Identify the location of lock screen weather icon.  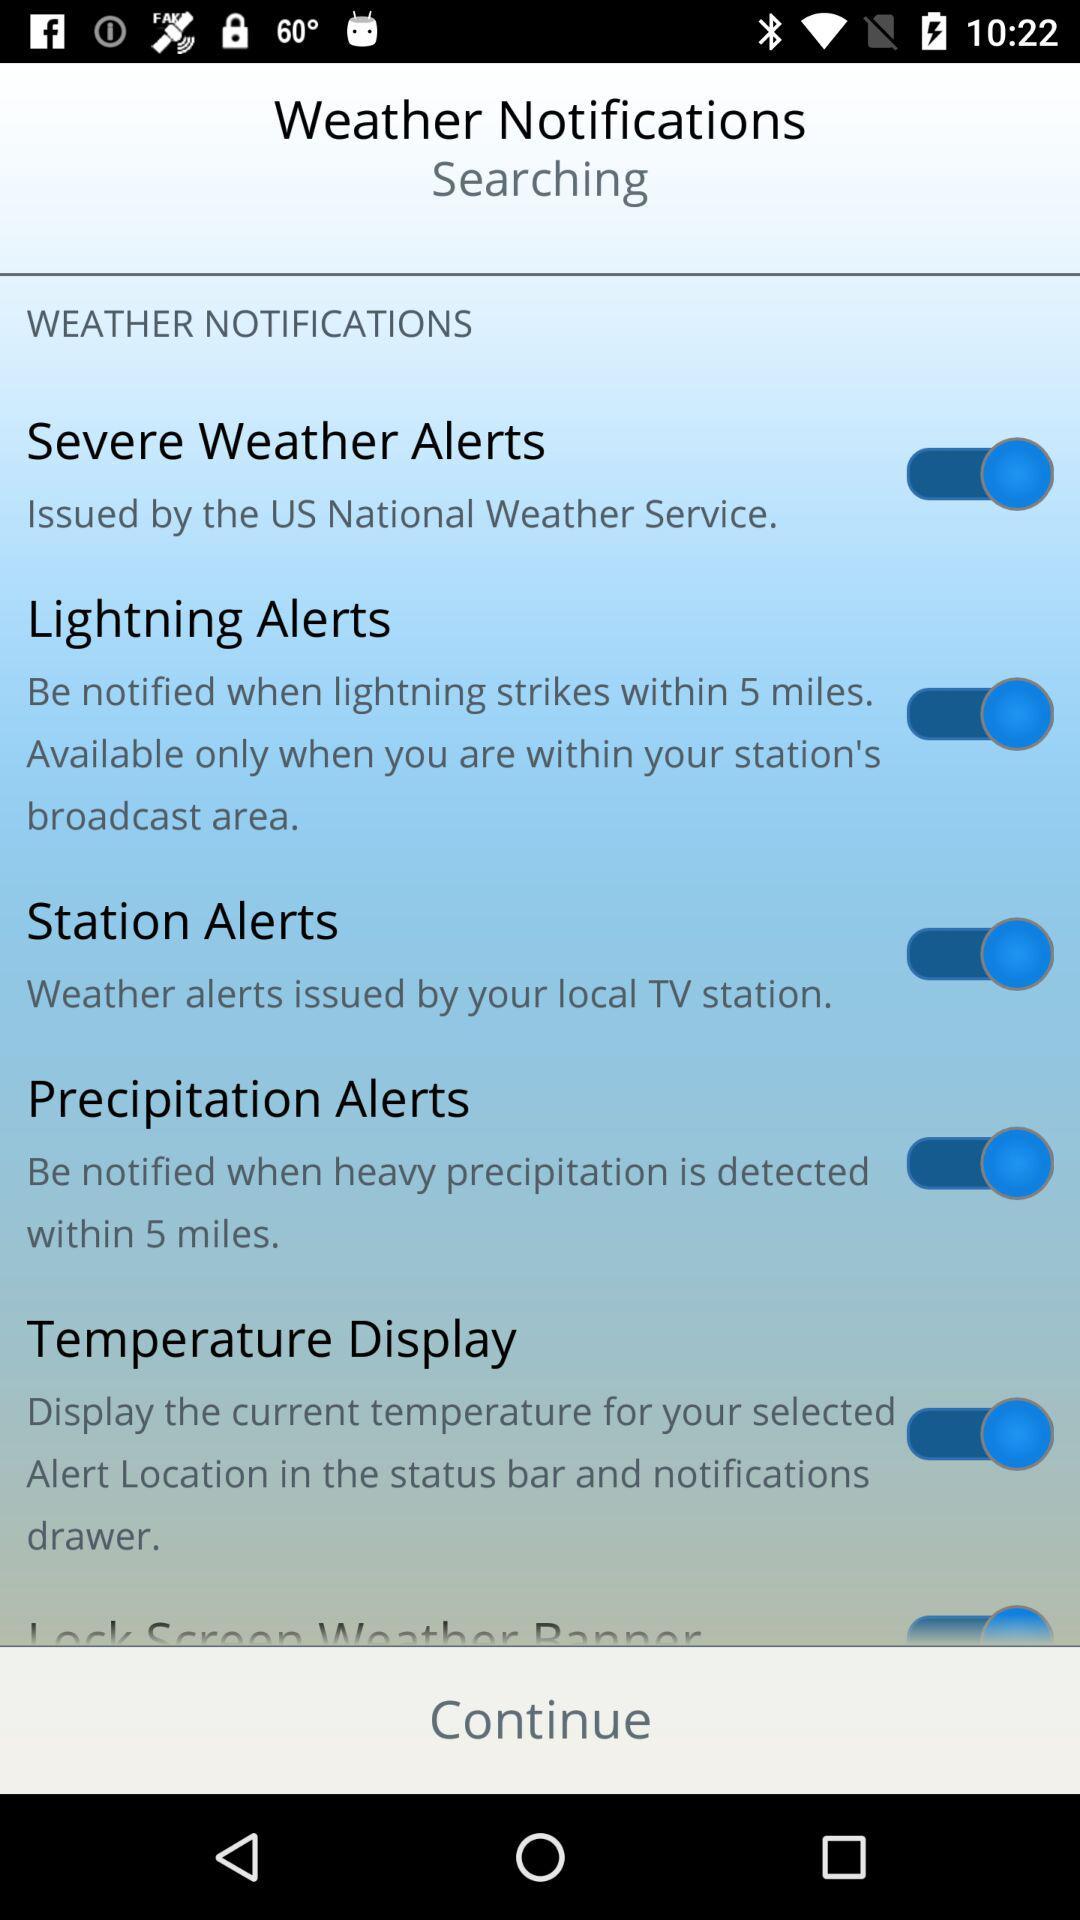
(540, 1615).